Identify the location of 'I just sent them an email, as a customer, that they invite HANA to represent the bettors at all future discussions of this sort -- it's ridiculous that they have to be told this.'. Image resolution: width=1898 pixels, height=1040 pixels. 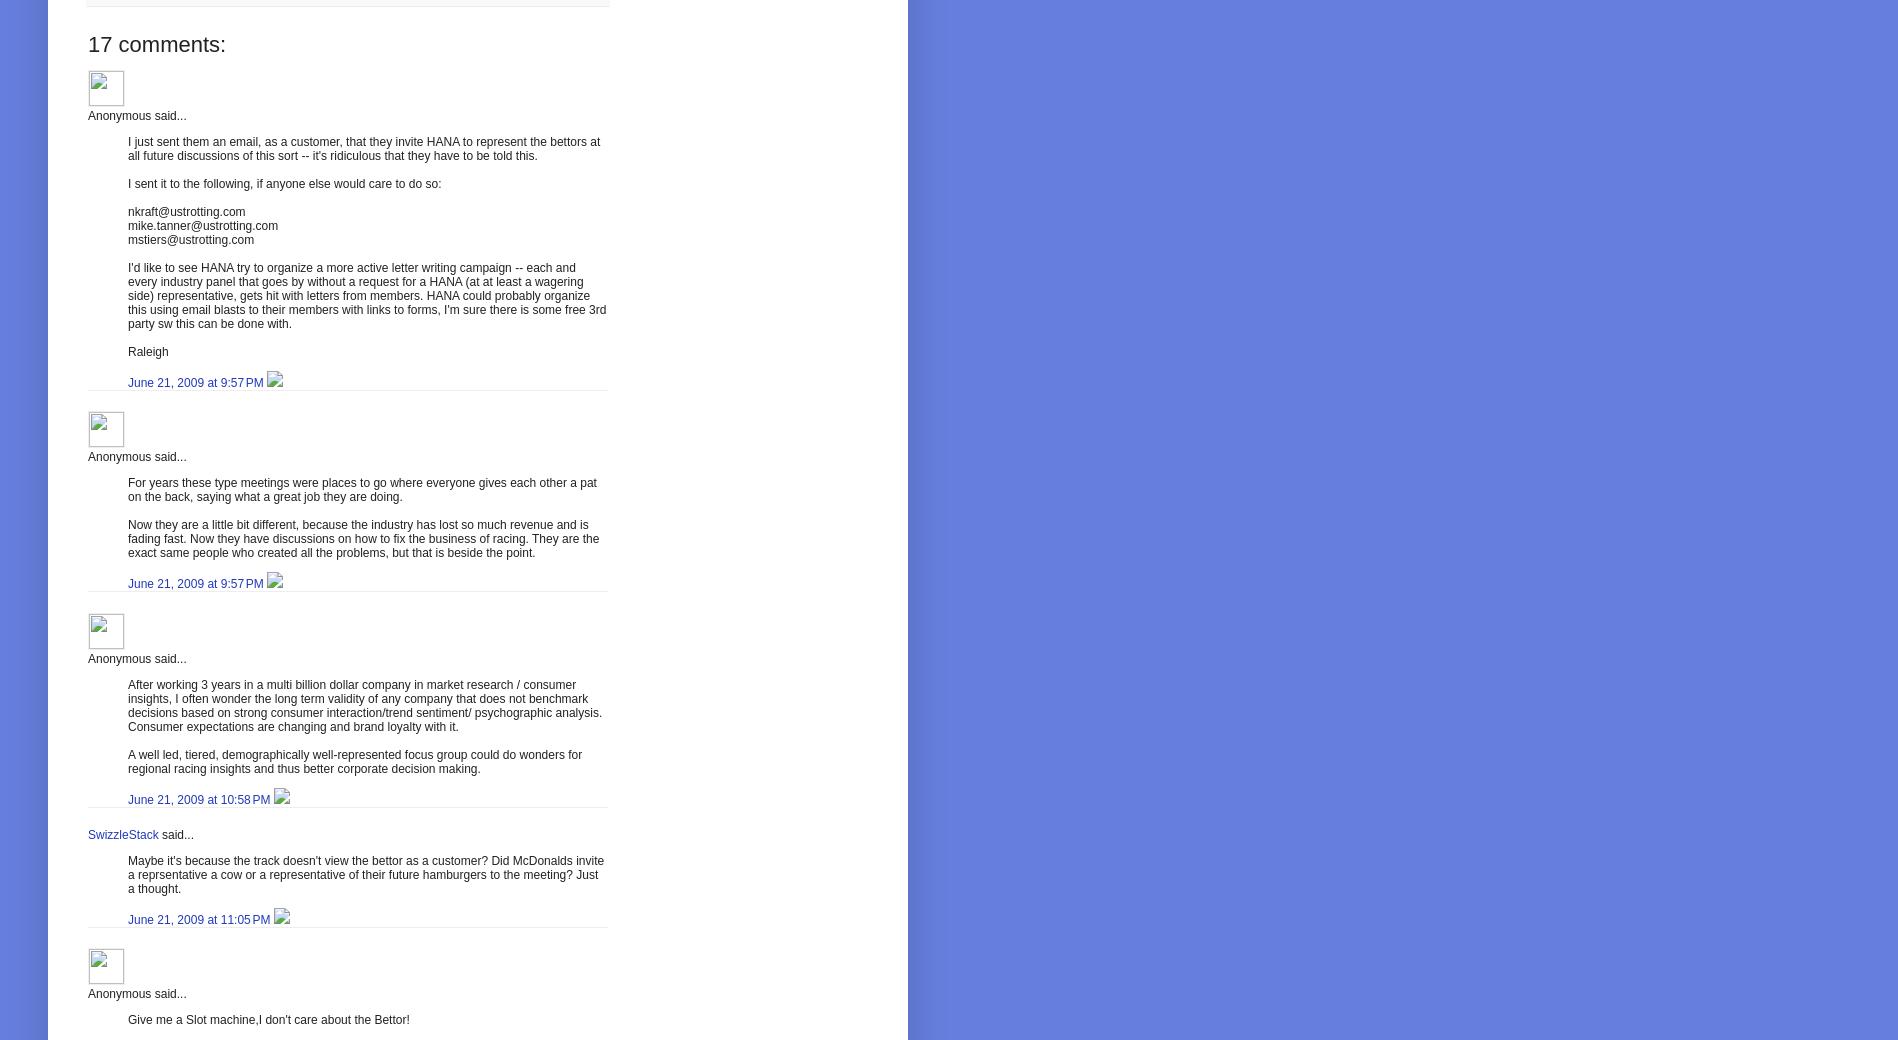
(364, 147).